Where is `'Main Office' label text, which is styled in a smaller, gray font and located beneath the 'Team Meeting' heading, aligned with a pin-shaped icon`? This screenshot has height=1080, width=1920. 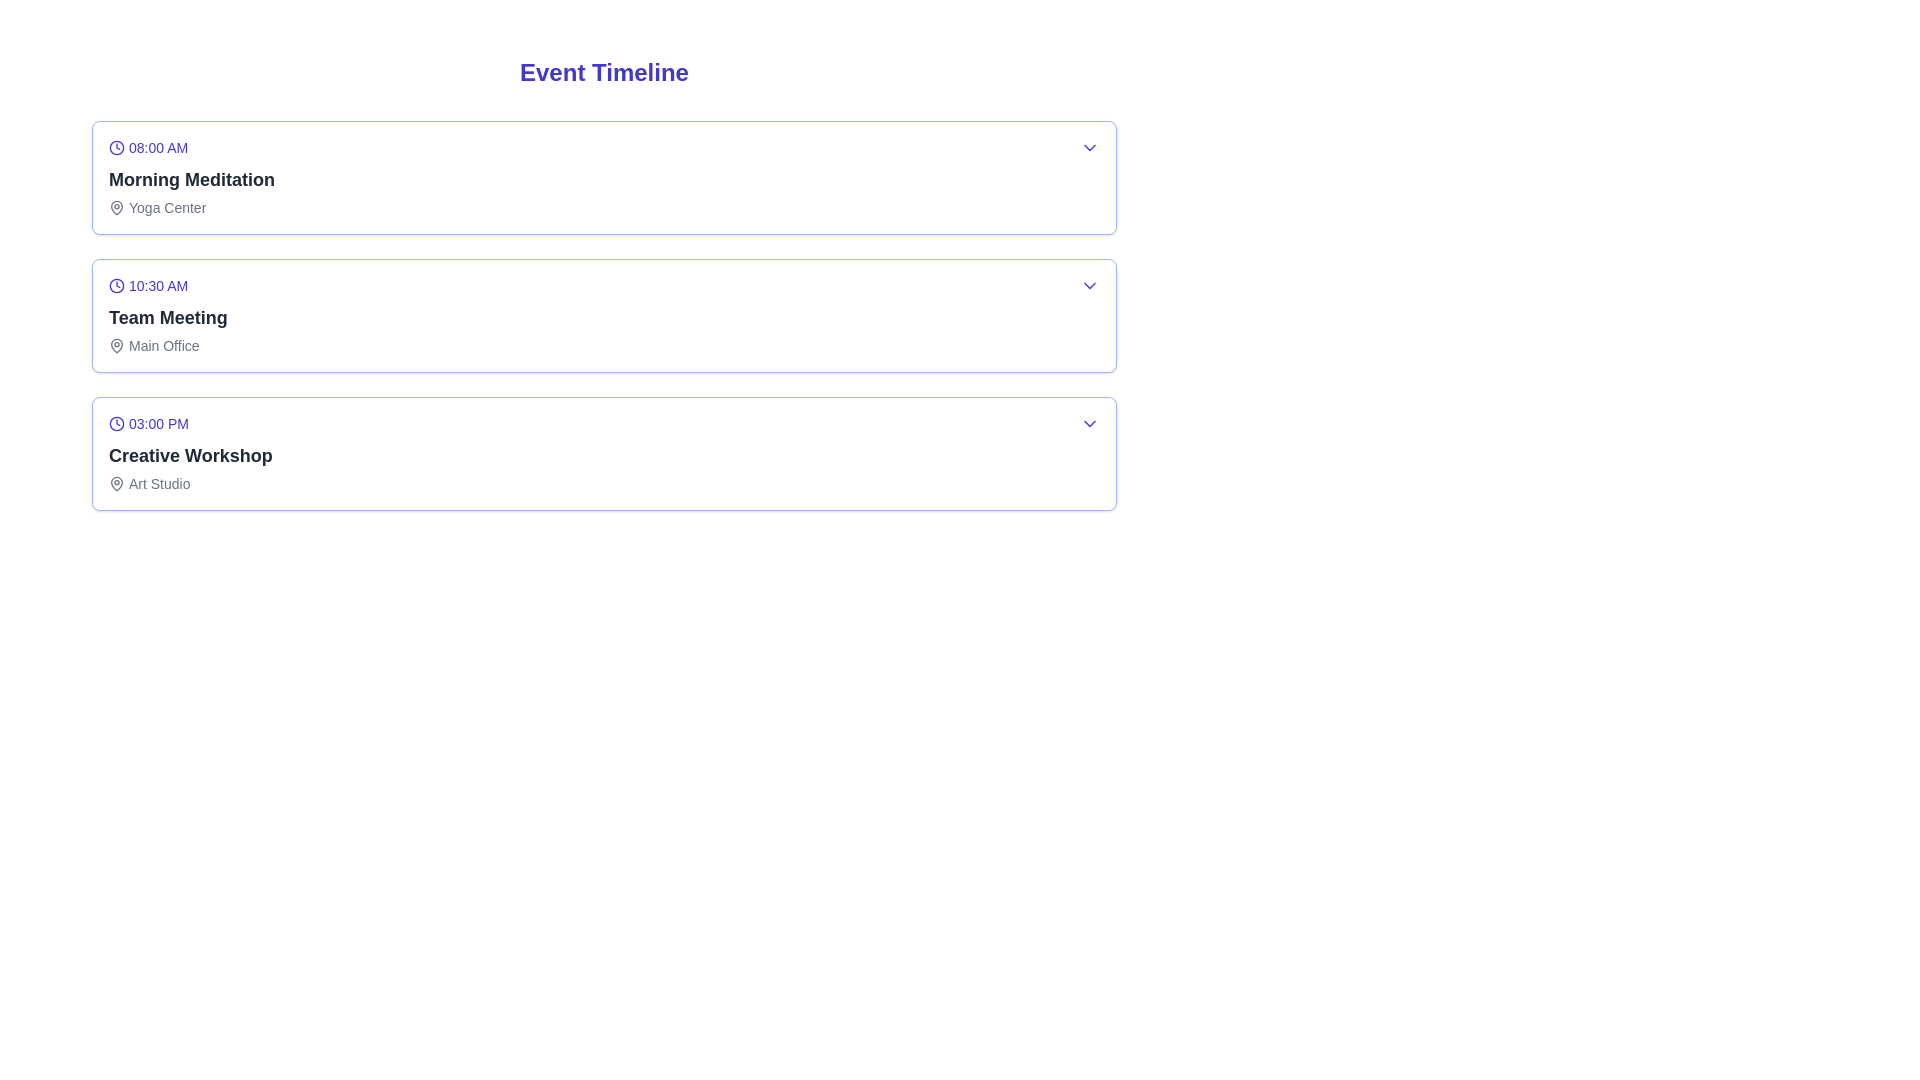
'Main Office' label text, which is styled in a smaller, gray font and located beneath the 'Team Meeting' heading, aligned with a pin-shaped icon is located at coordinates (168, 345).